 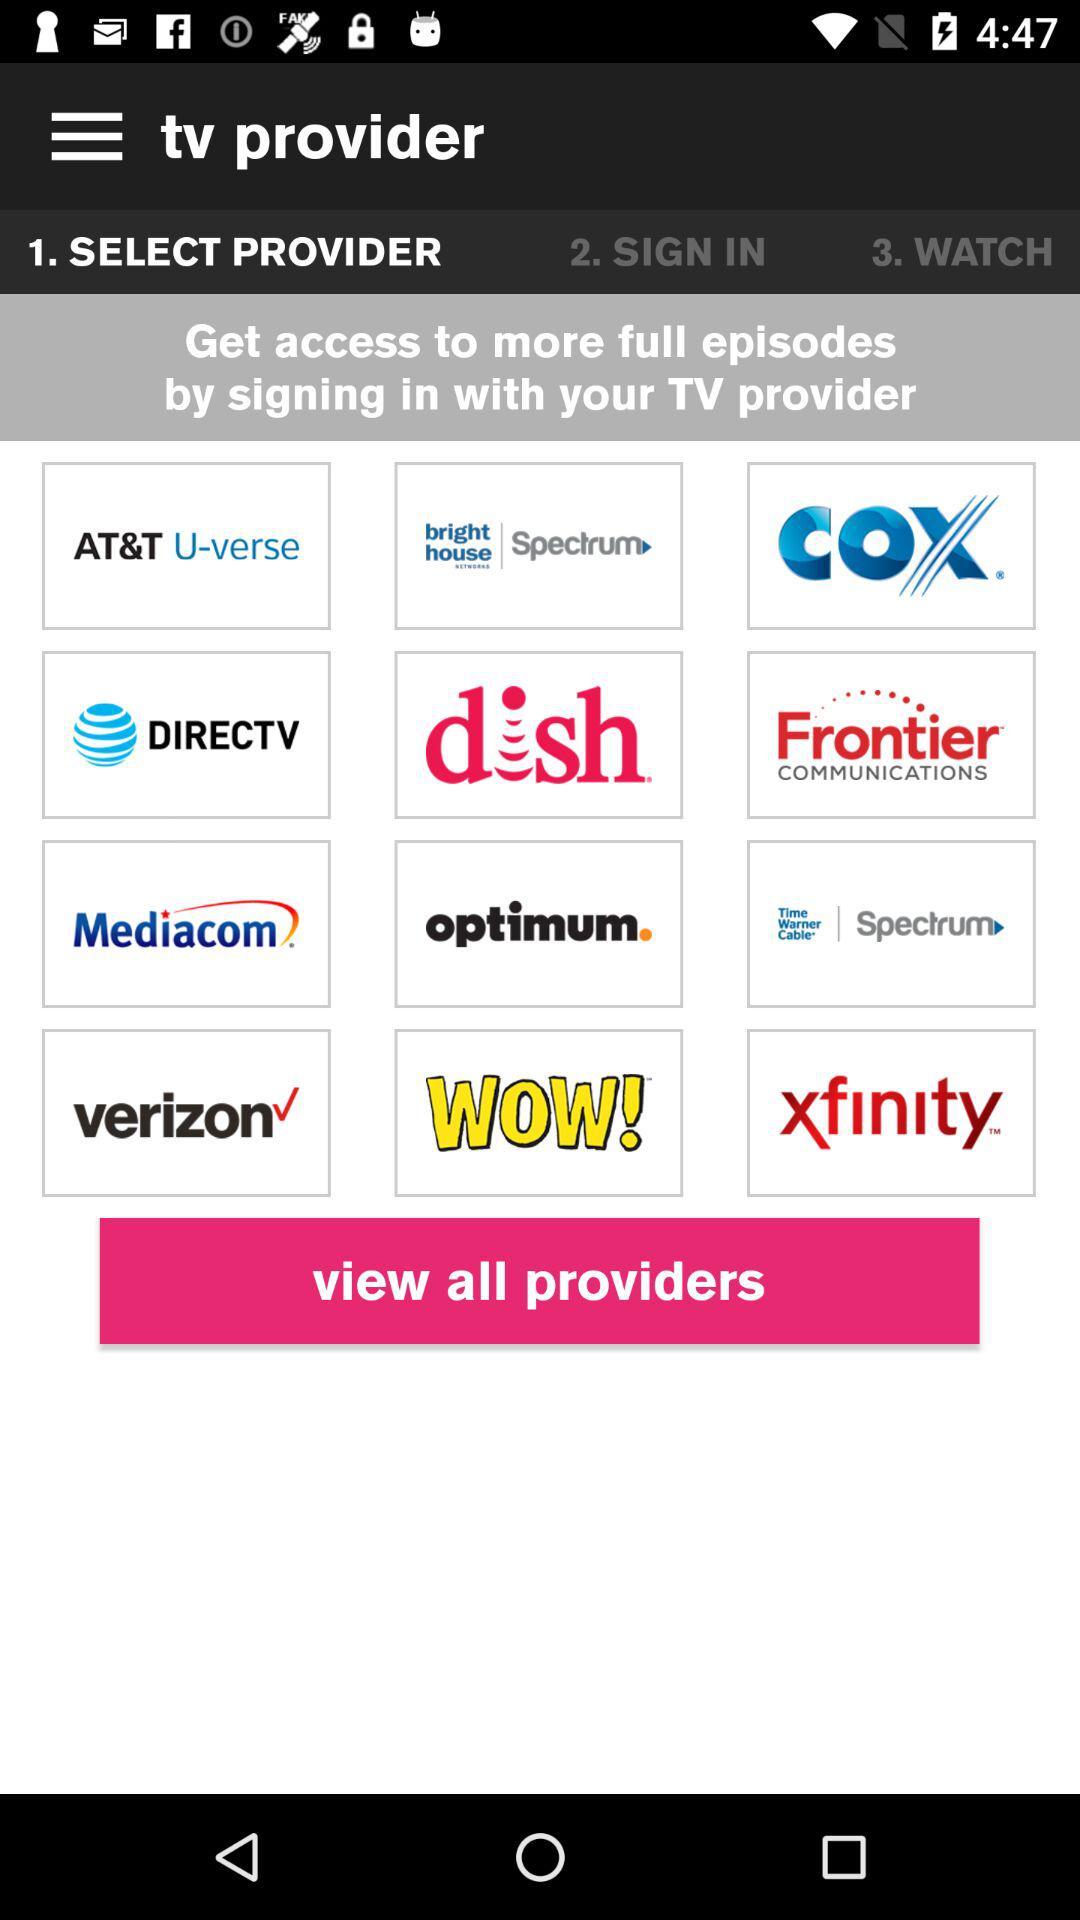 I want to click on item to the left of the tv provider icon, so click(x=79, y=135).